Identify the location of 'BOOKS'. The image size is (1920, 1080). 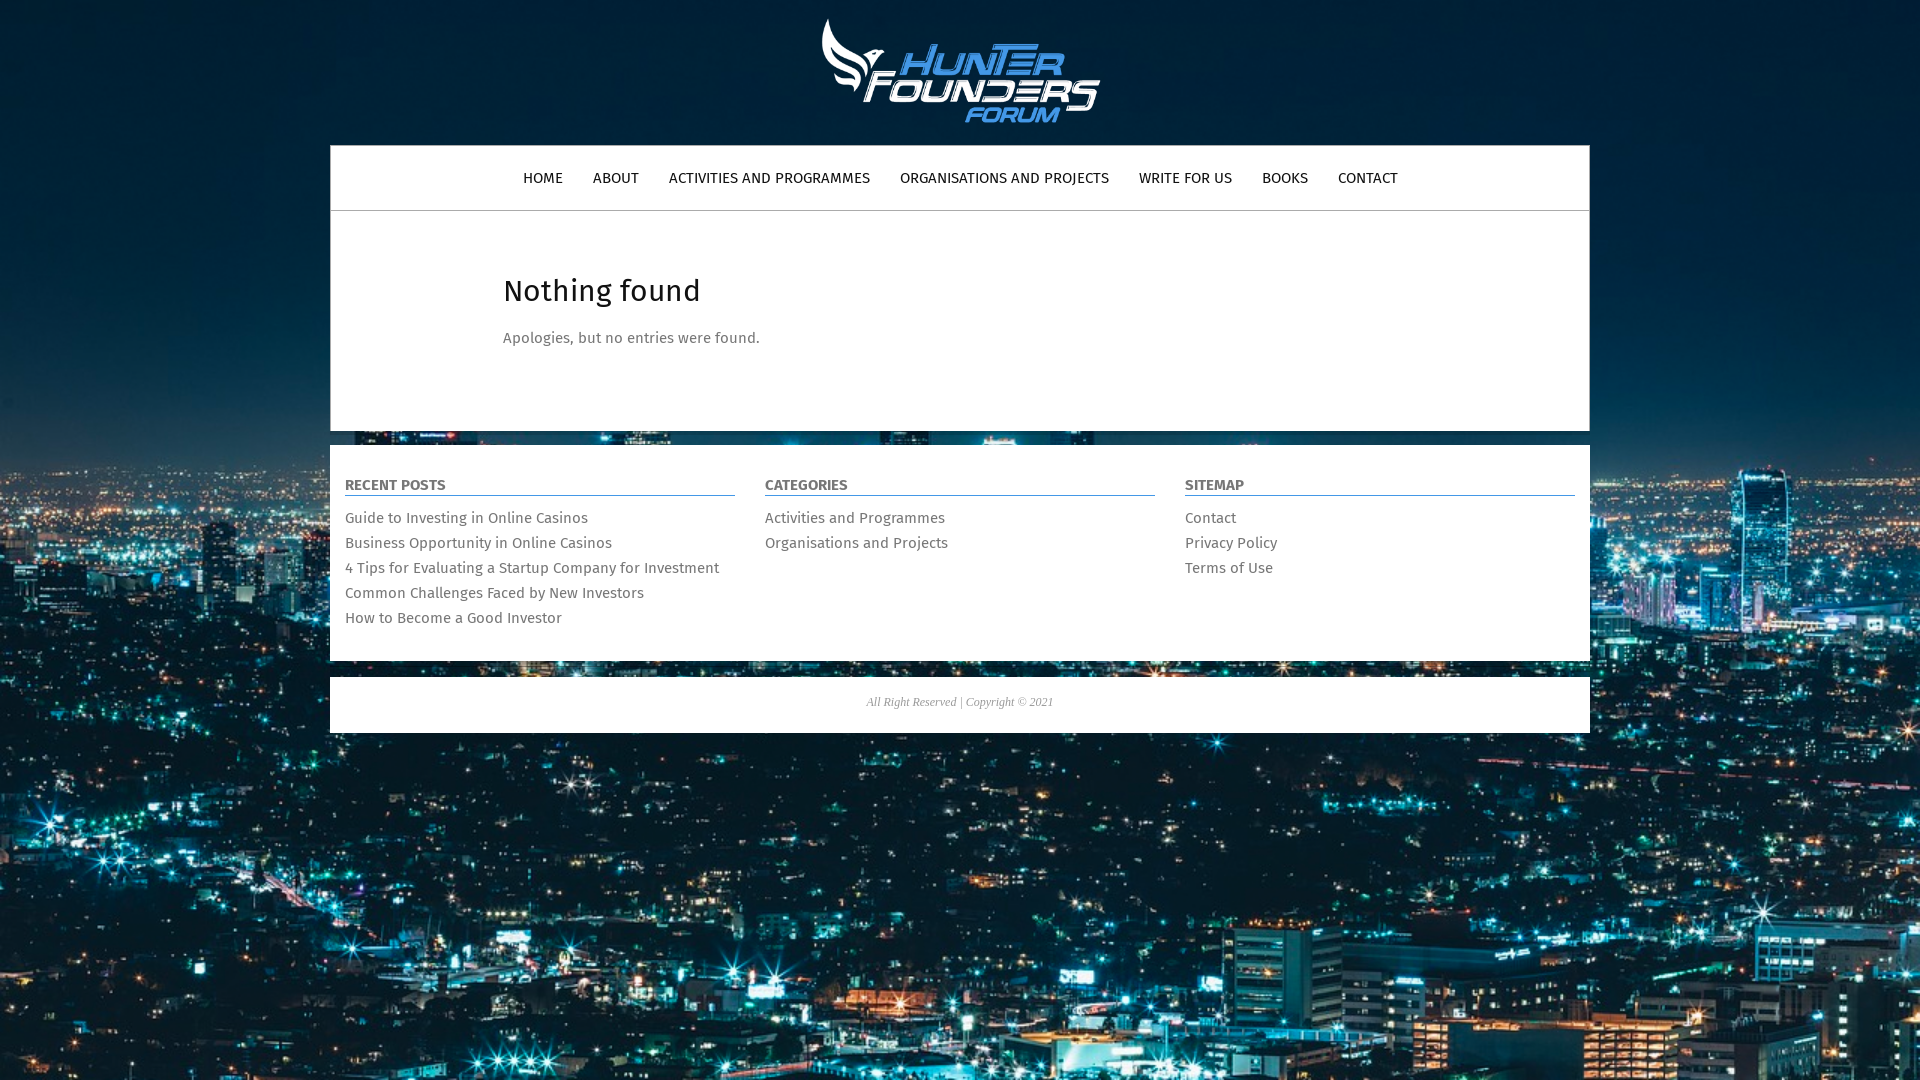
(1245, 176).